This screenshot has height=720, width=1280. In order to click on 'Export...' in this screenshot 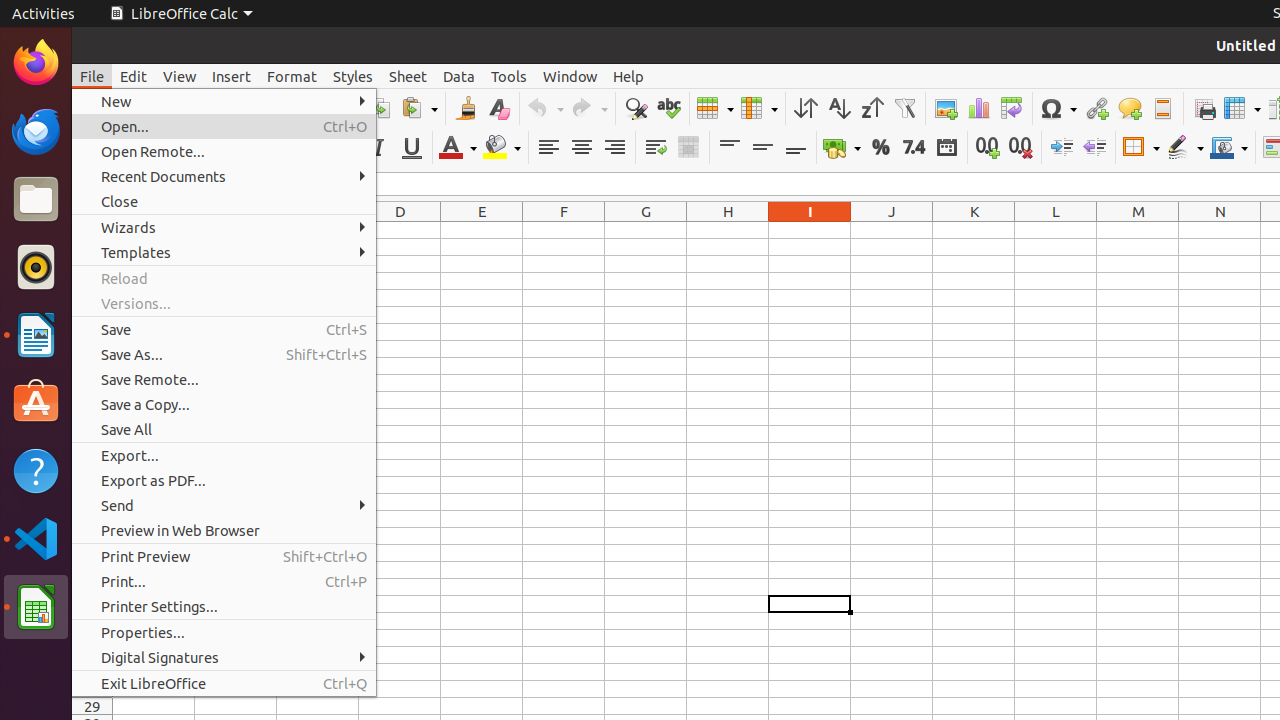, I will do `click(224, 455)`.